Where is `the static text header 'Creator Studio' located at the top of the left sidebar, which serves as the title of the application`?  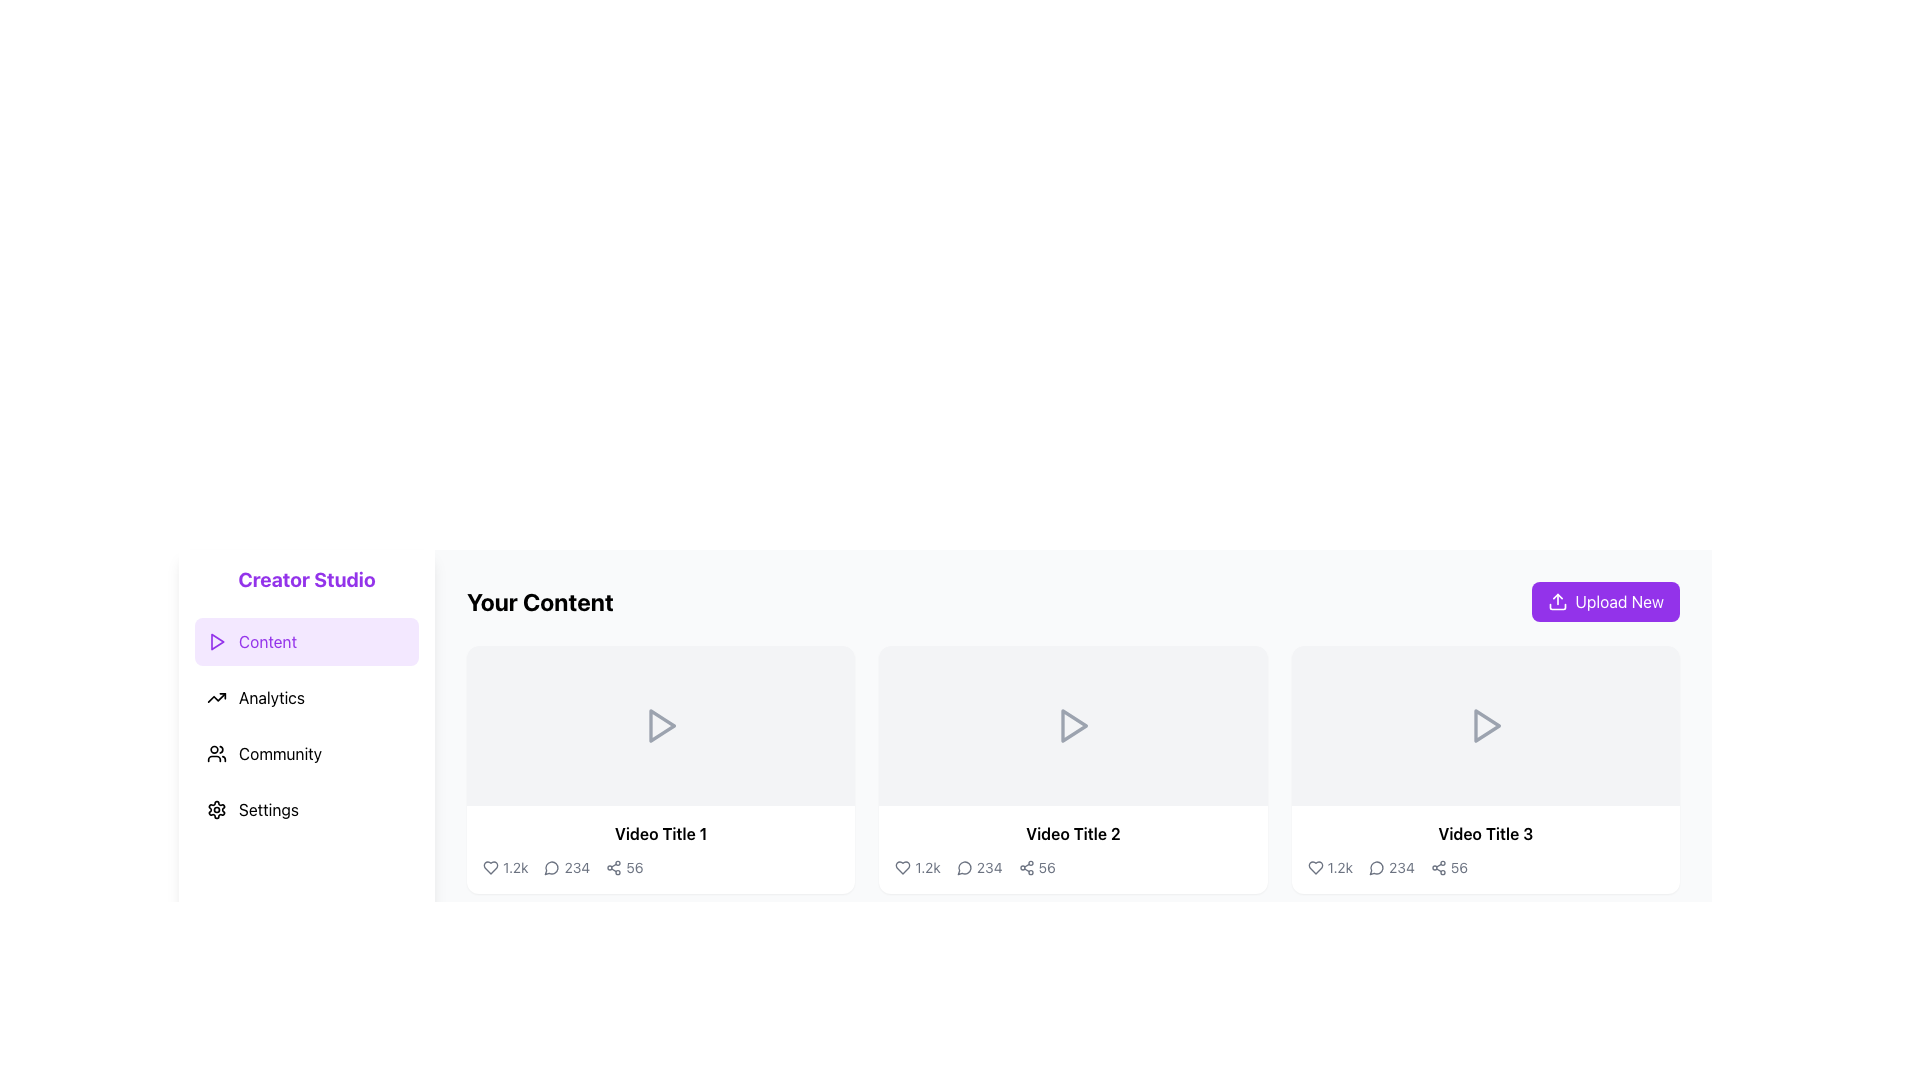
the static text header 'Creator Studio' located at the top of the left sidebar, which serves as the title of the application is located at coordinates (306, 579).